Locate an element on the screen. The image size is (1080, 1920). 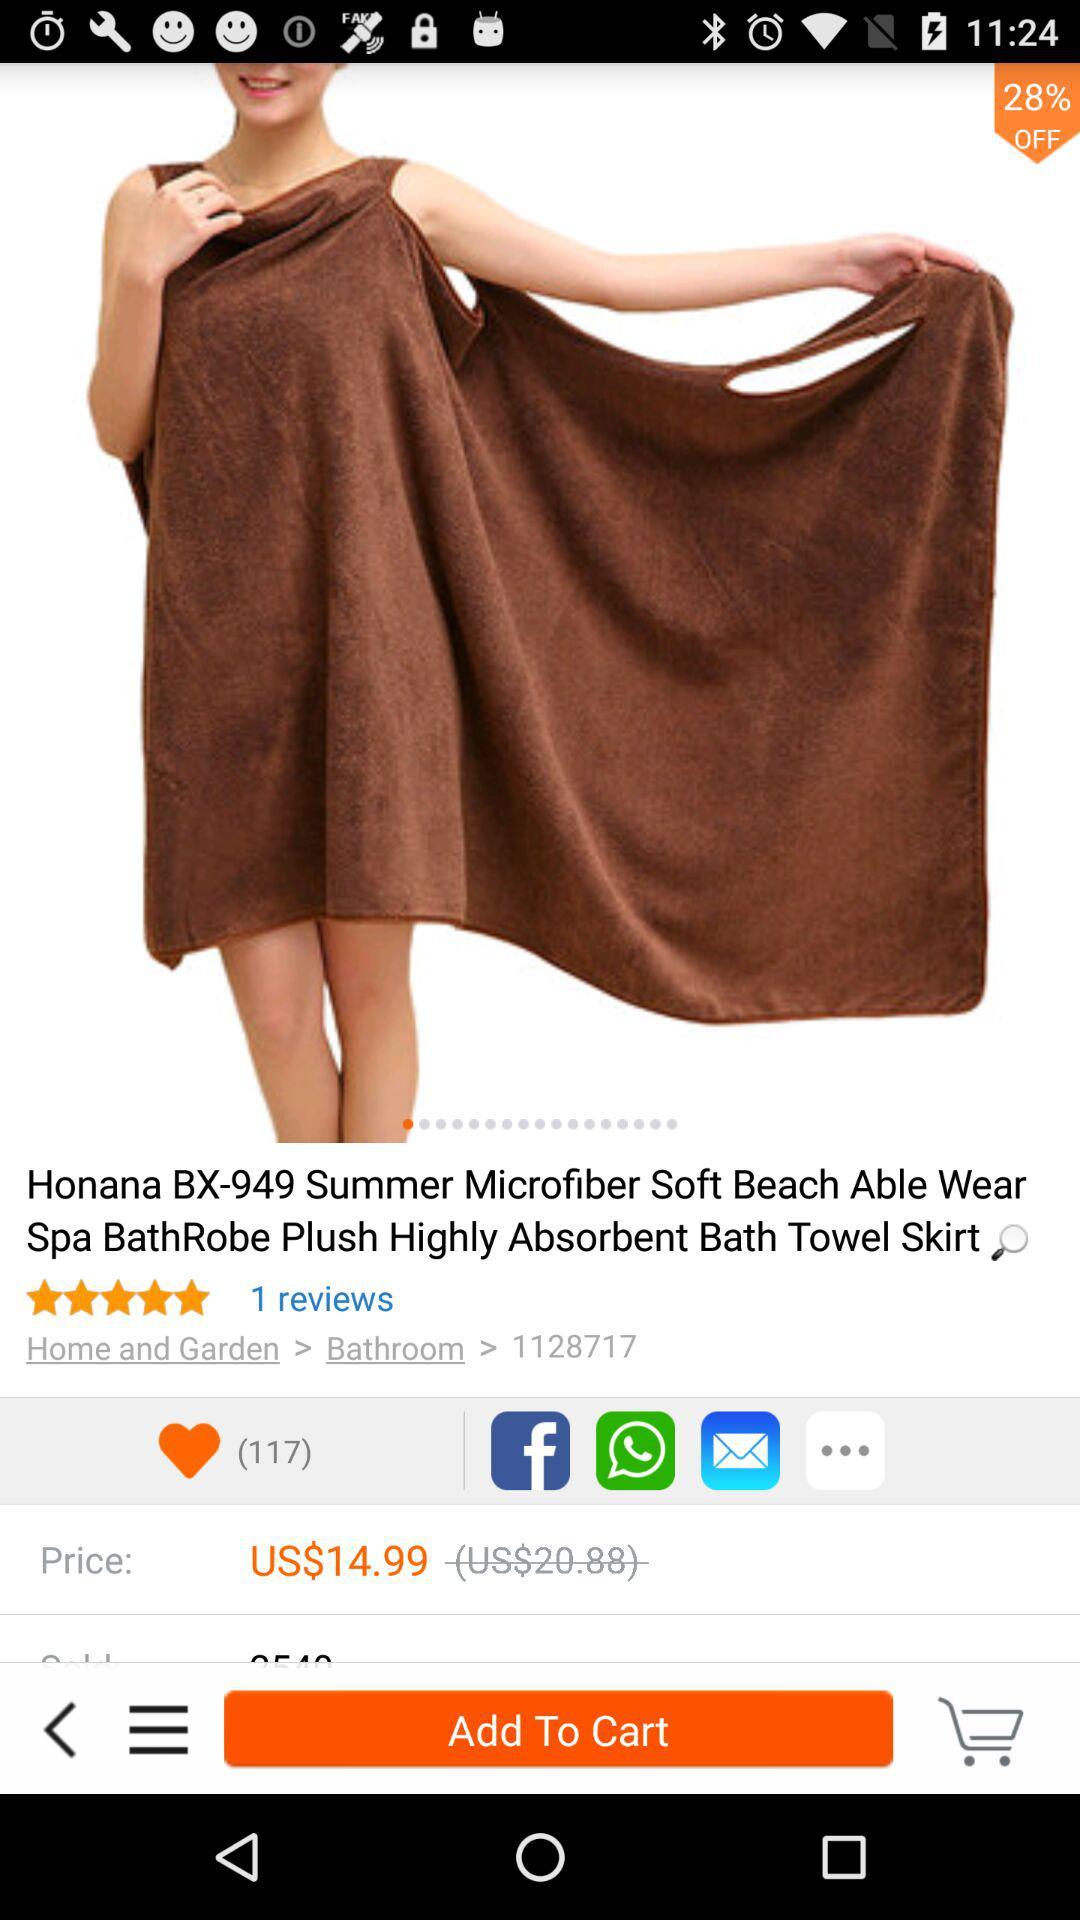
product image is located at coordinates (439, 1124).